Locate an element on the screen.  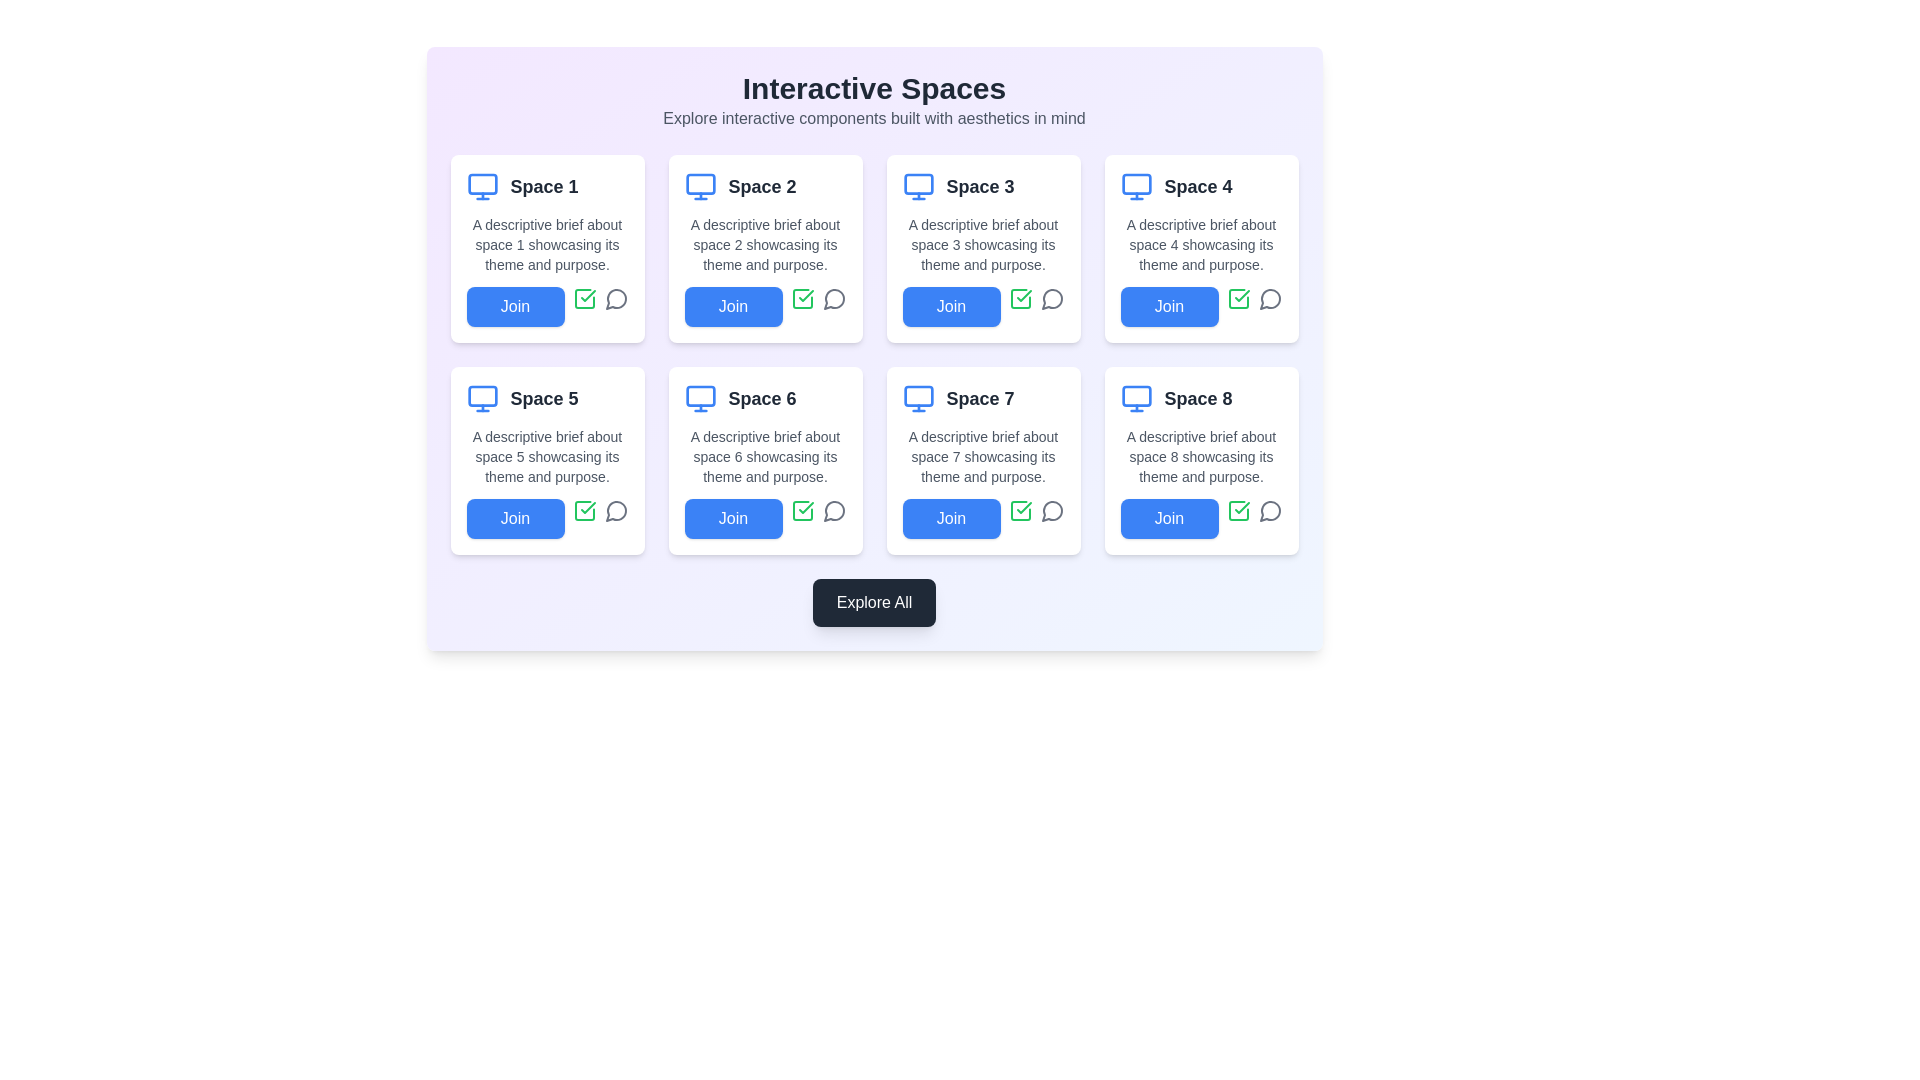
the 'Join' button located at the bottom of the 'Space 7' card to observe the hover effect is located at coordinates (983, 518).